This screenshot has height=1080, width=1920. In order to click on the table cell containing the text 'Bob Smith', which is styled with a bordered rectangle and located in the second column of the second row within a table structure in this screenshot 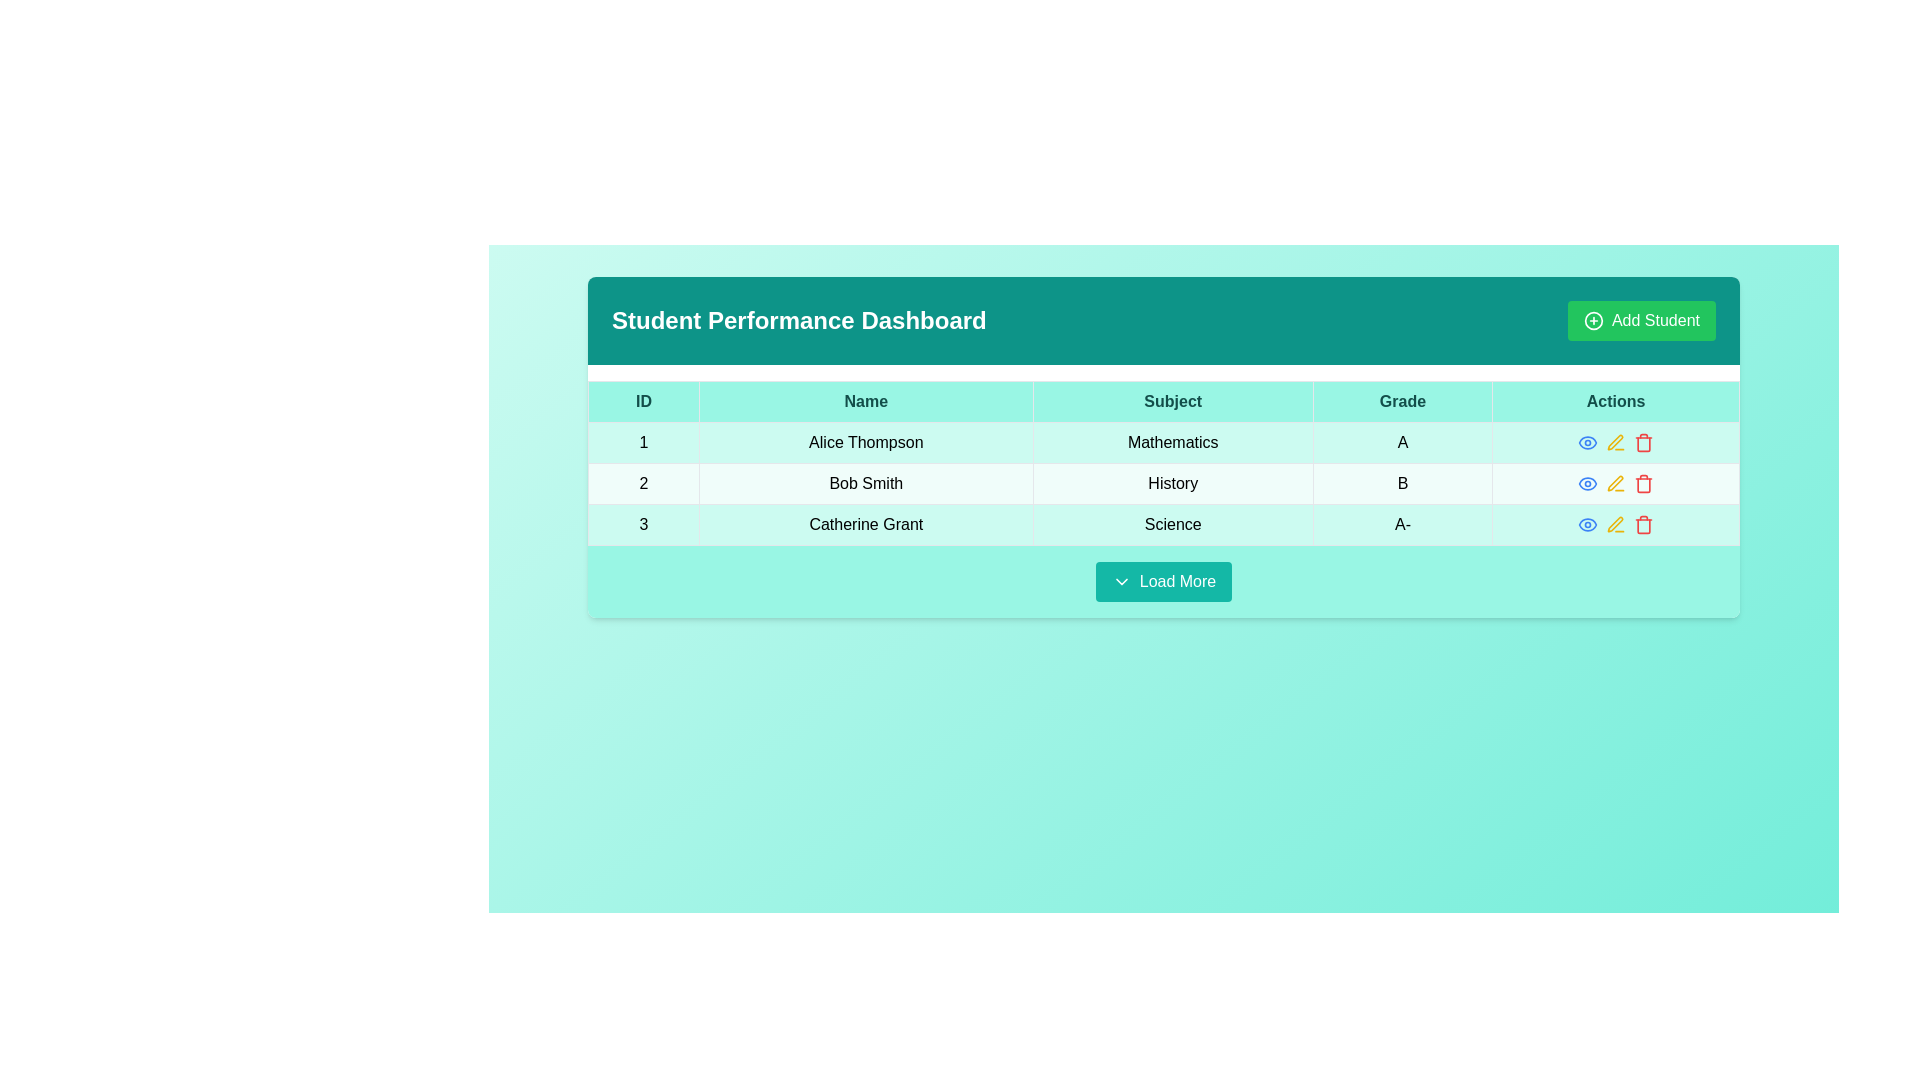, I will do `click(866, 483)`.